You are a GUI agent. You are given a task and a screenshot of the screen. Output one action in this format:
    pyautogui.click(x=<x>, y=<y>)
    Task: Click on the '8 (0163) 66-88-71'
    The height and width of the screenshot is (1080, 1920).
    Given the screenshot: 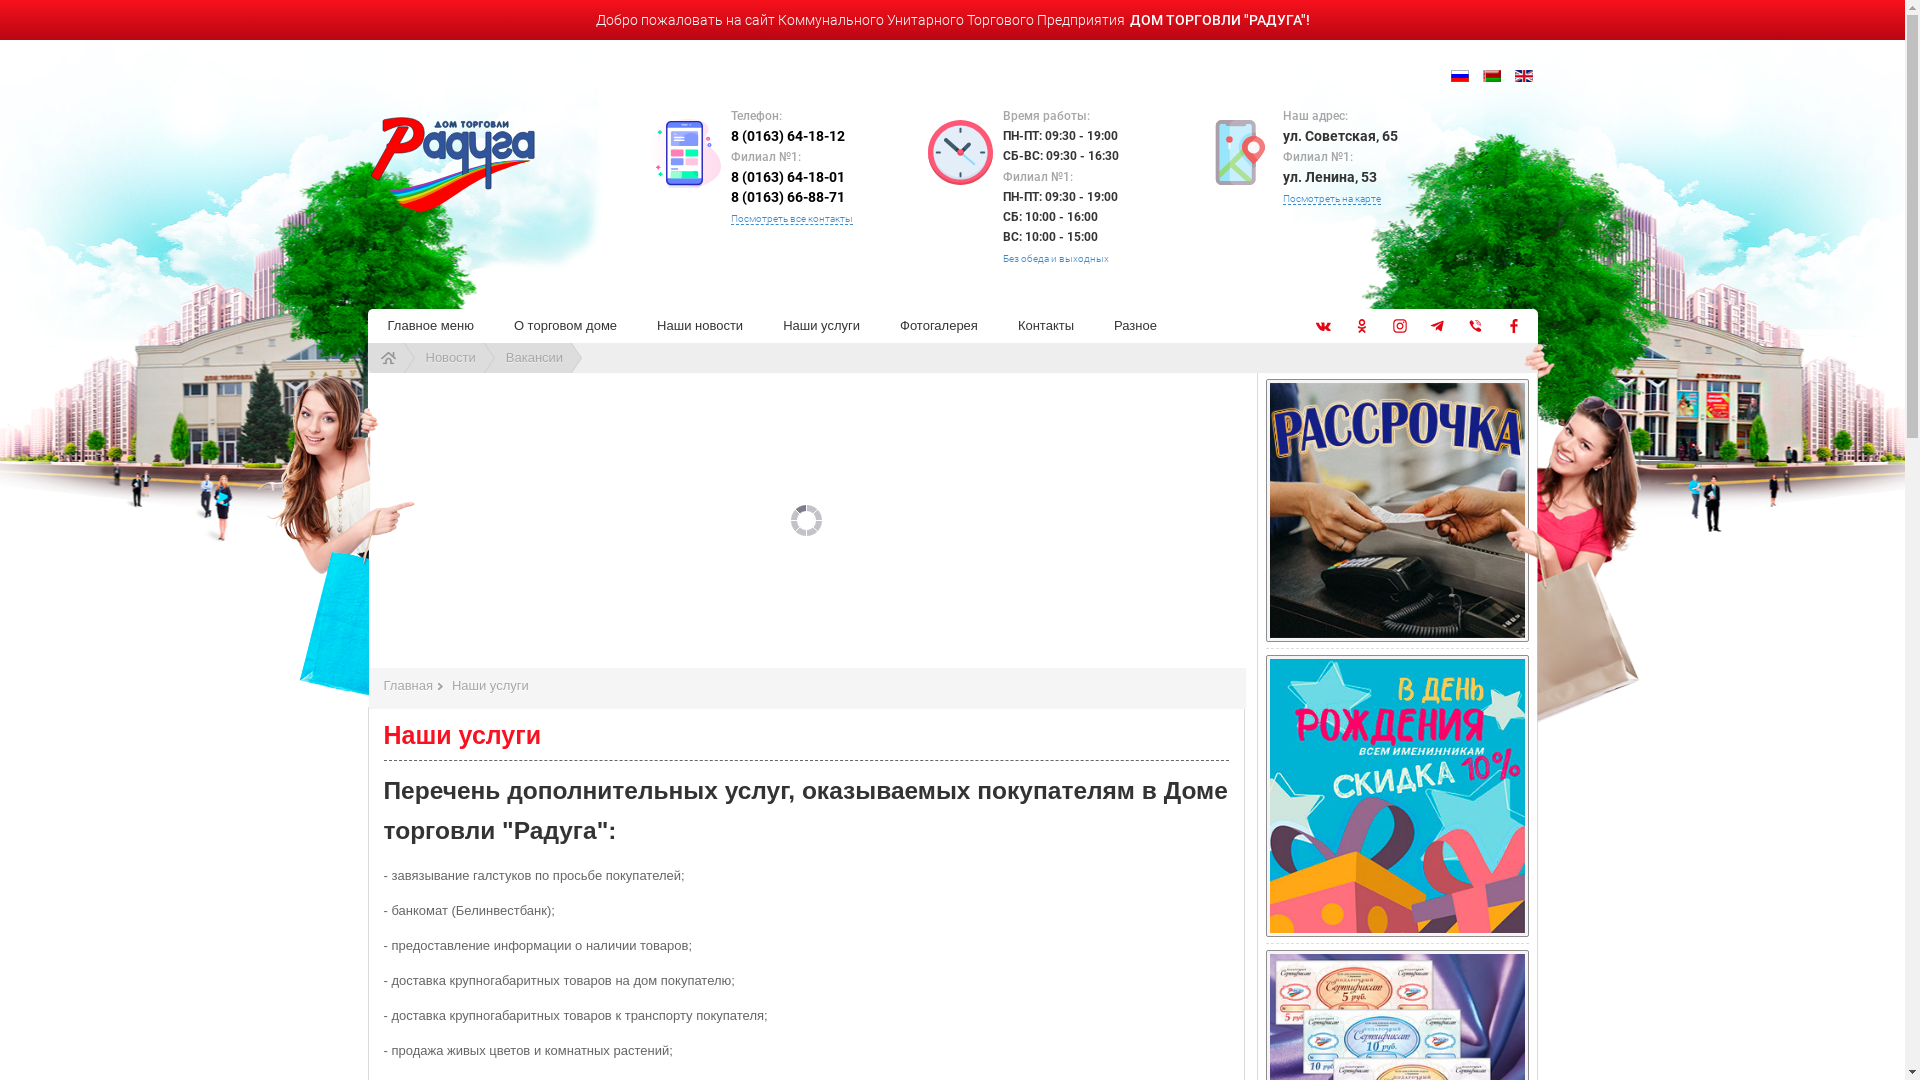 What is the action you would take?
    pyautogui.click(x=728, y=196)
    